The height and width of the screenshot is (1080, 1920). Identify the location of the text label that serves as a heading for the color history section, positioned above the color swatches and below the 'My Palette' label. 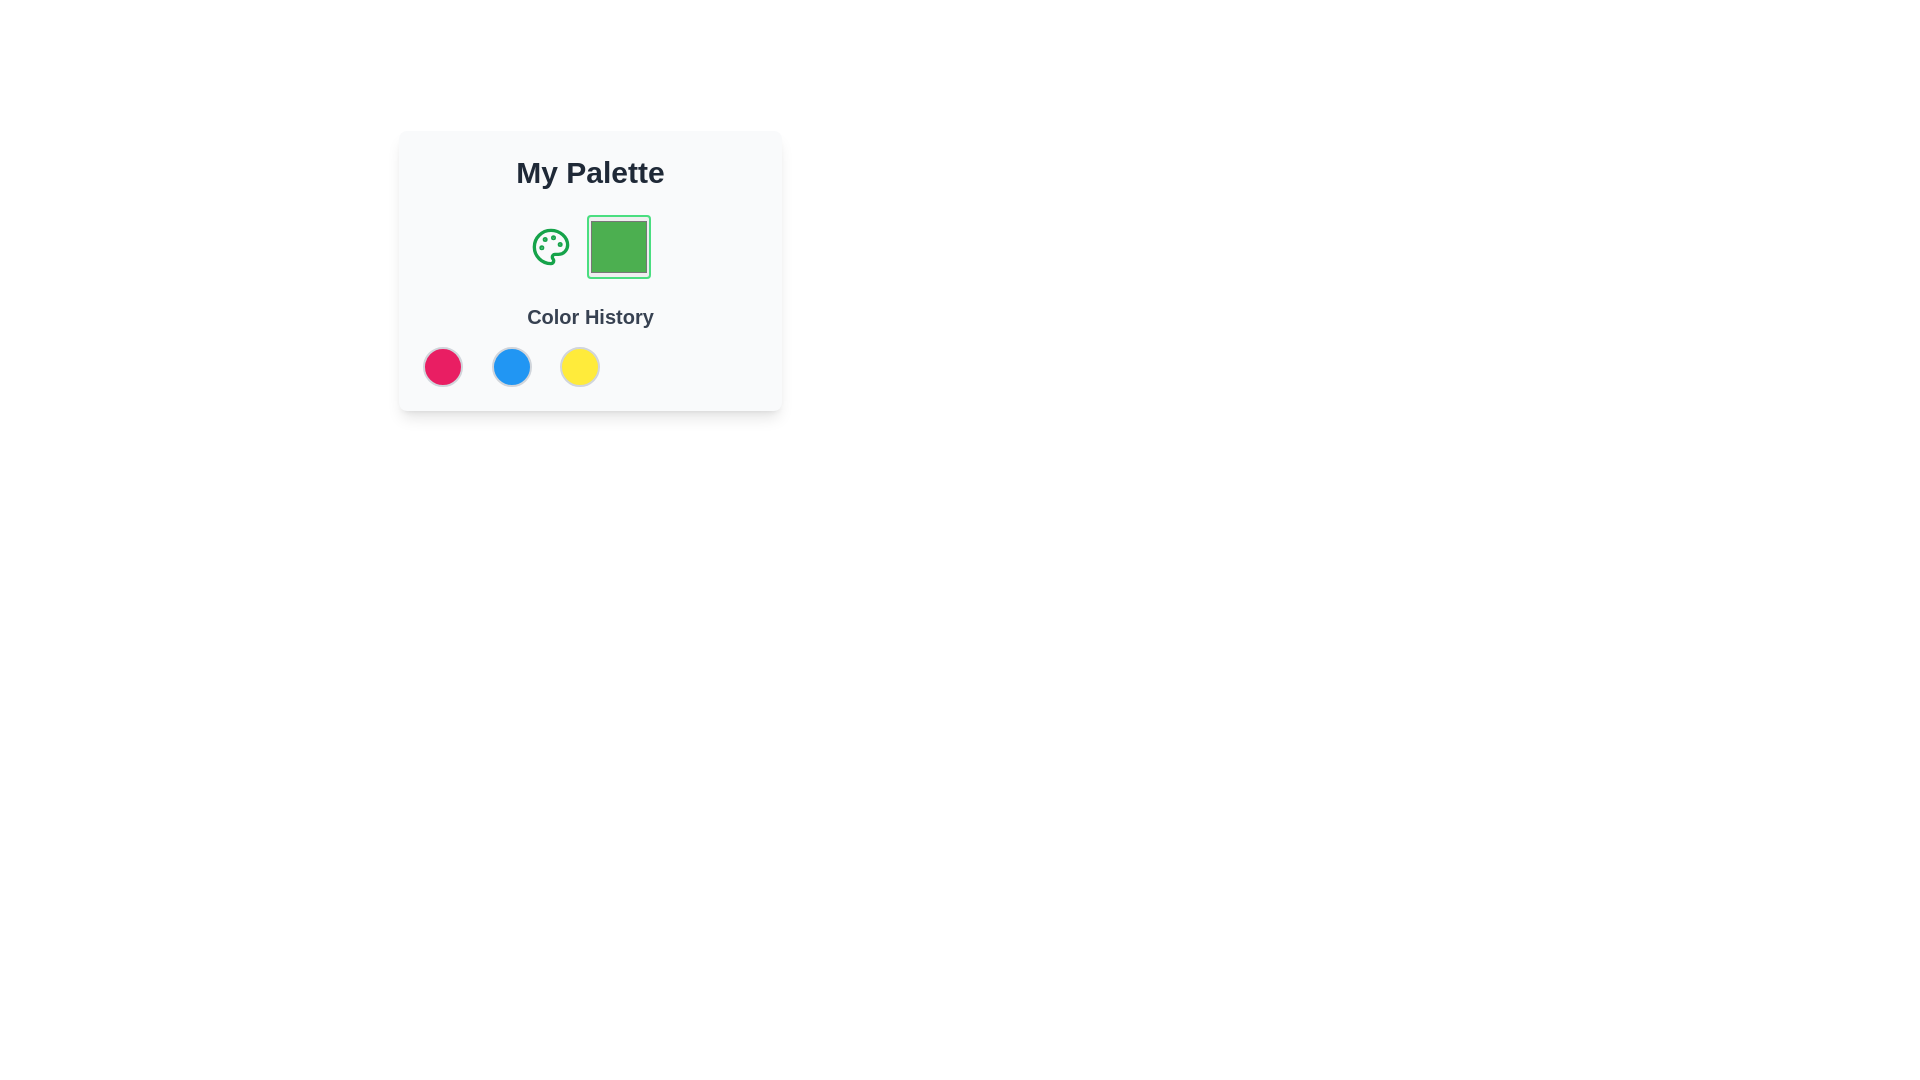
(589, 315).